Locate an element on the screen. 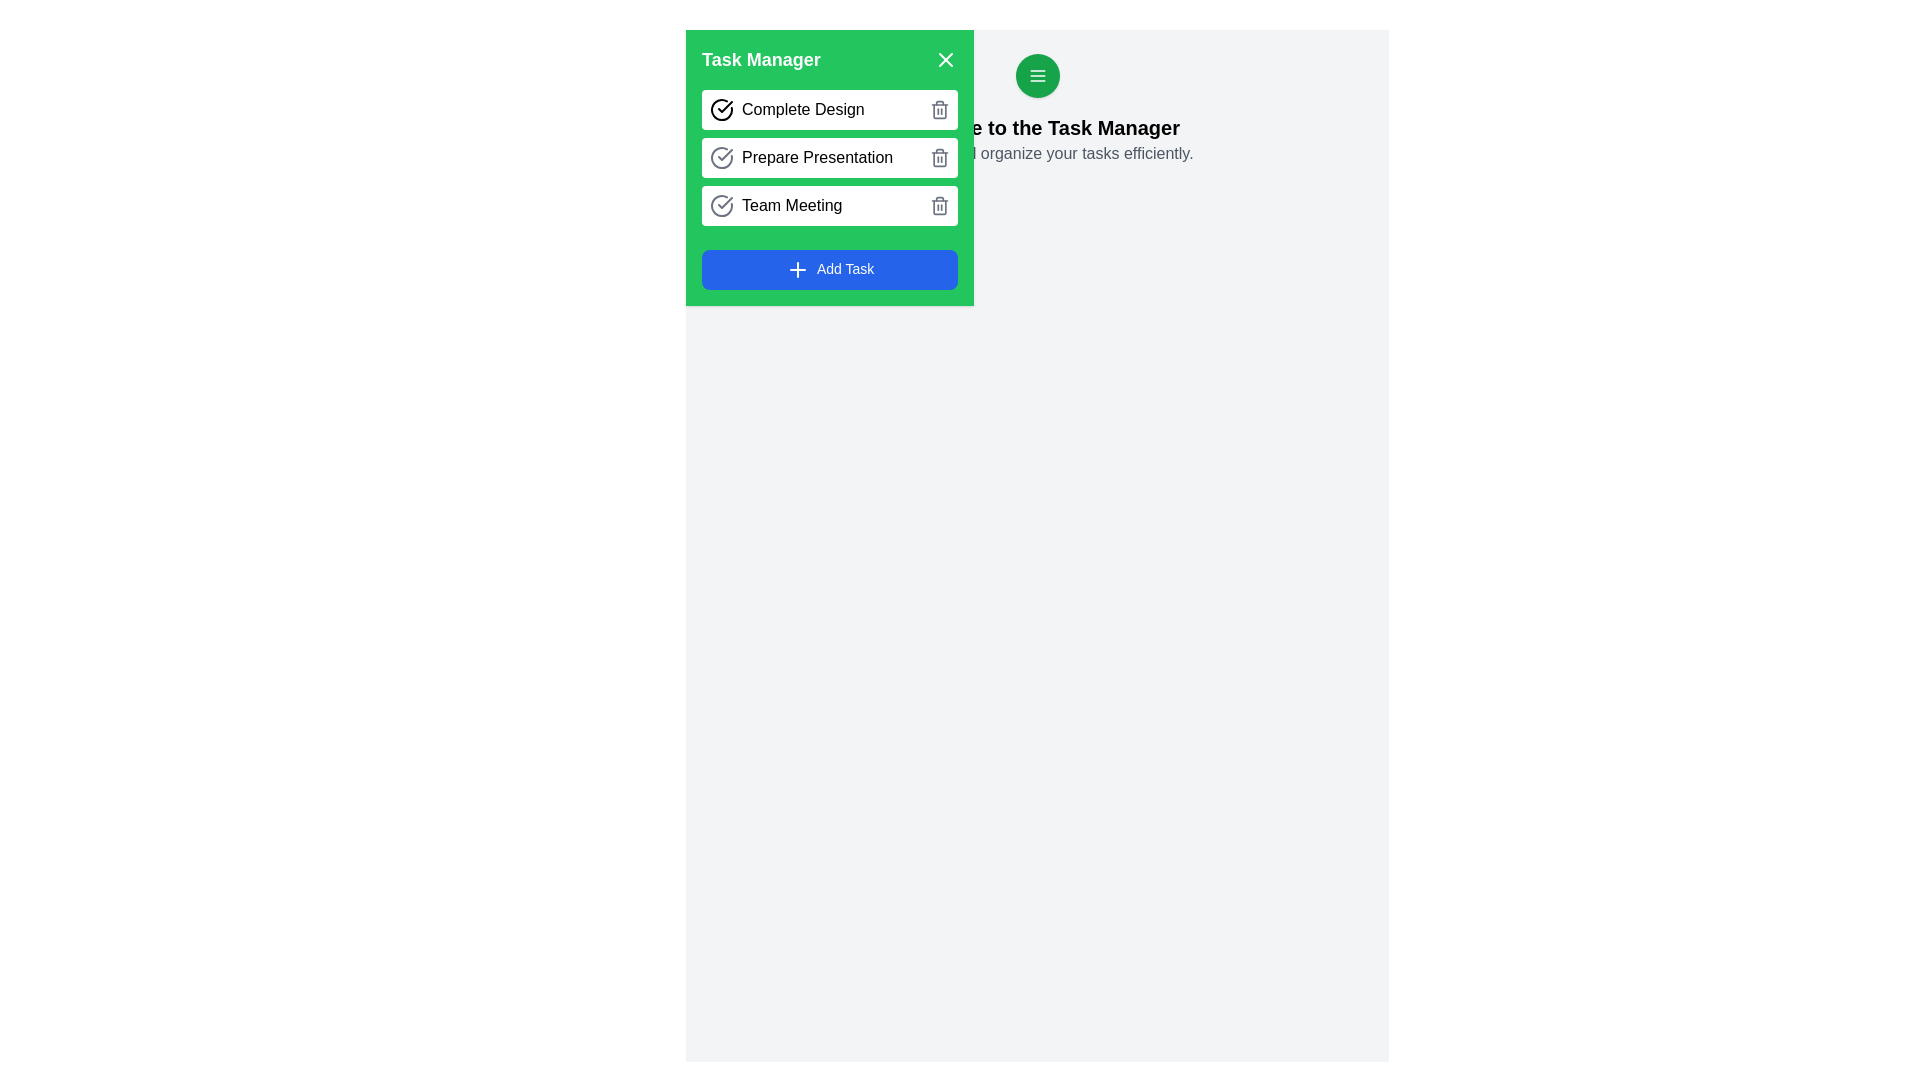 This screenshot has width=1920, height=1080. the task with the name Team Meeting by clicking its delete button is located at coordinates (939, 205).